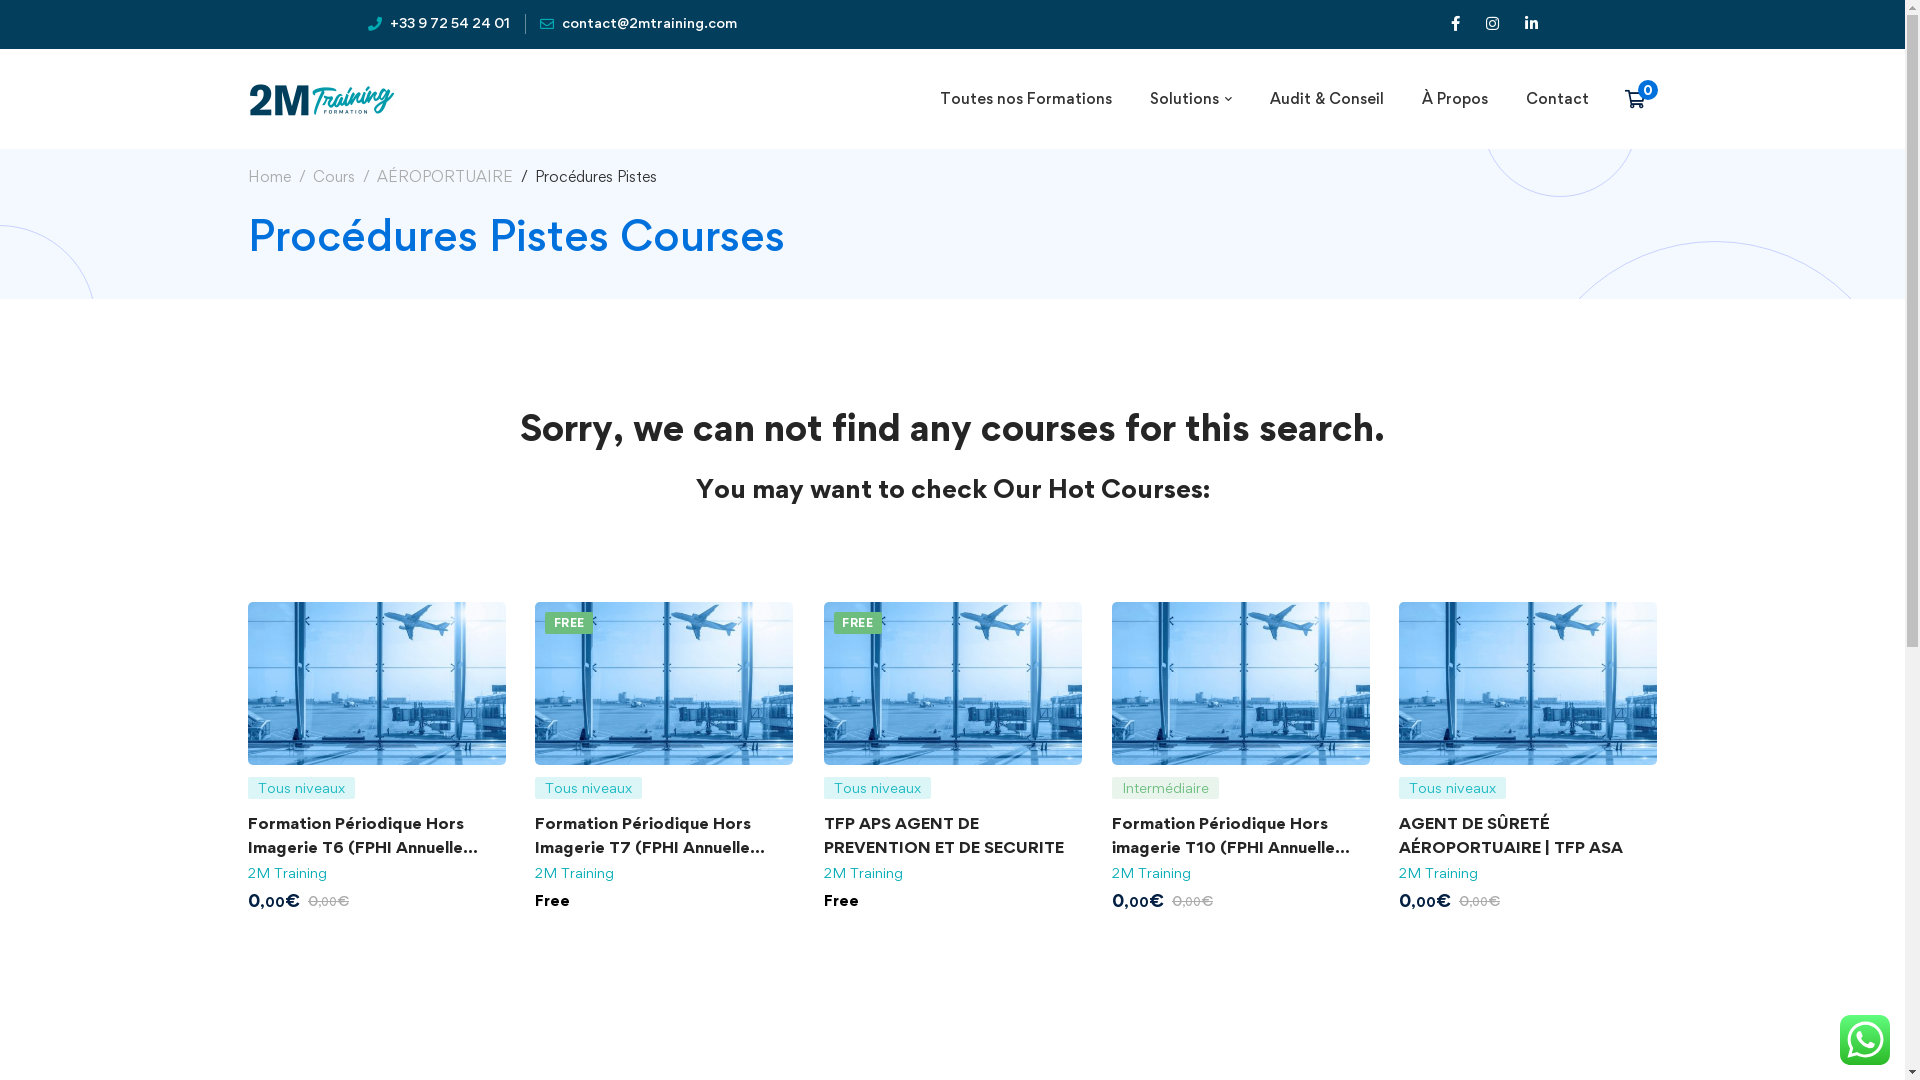  What do you see at coordinates (1132, 99) in the screenshot?
I see `'Solutions'` at bounding box center [1132, 99].